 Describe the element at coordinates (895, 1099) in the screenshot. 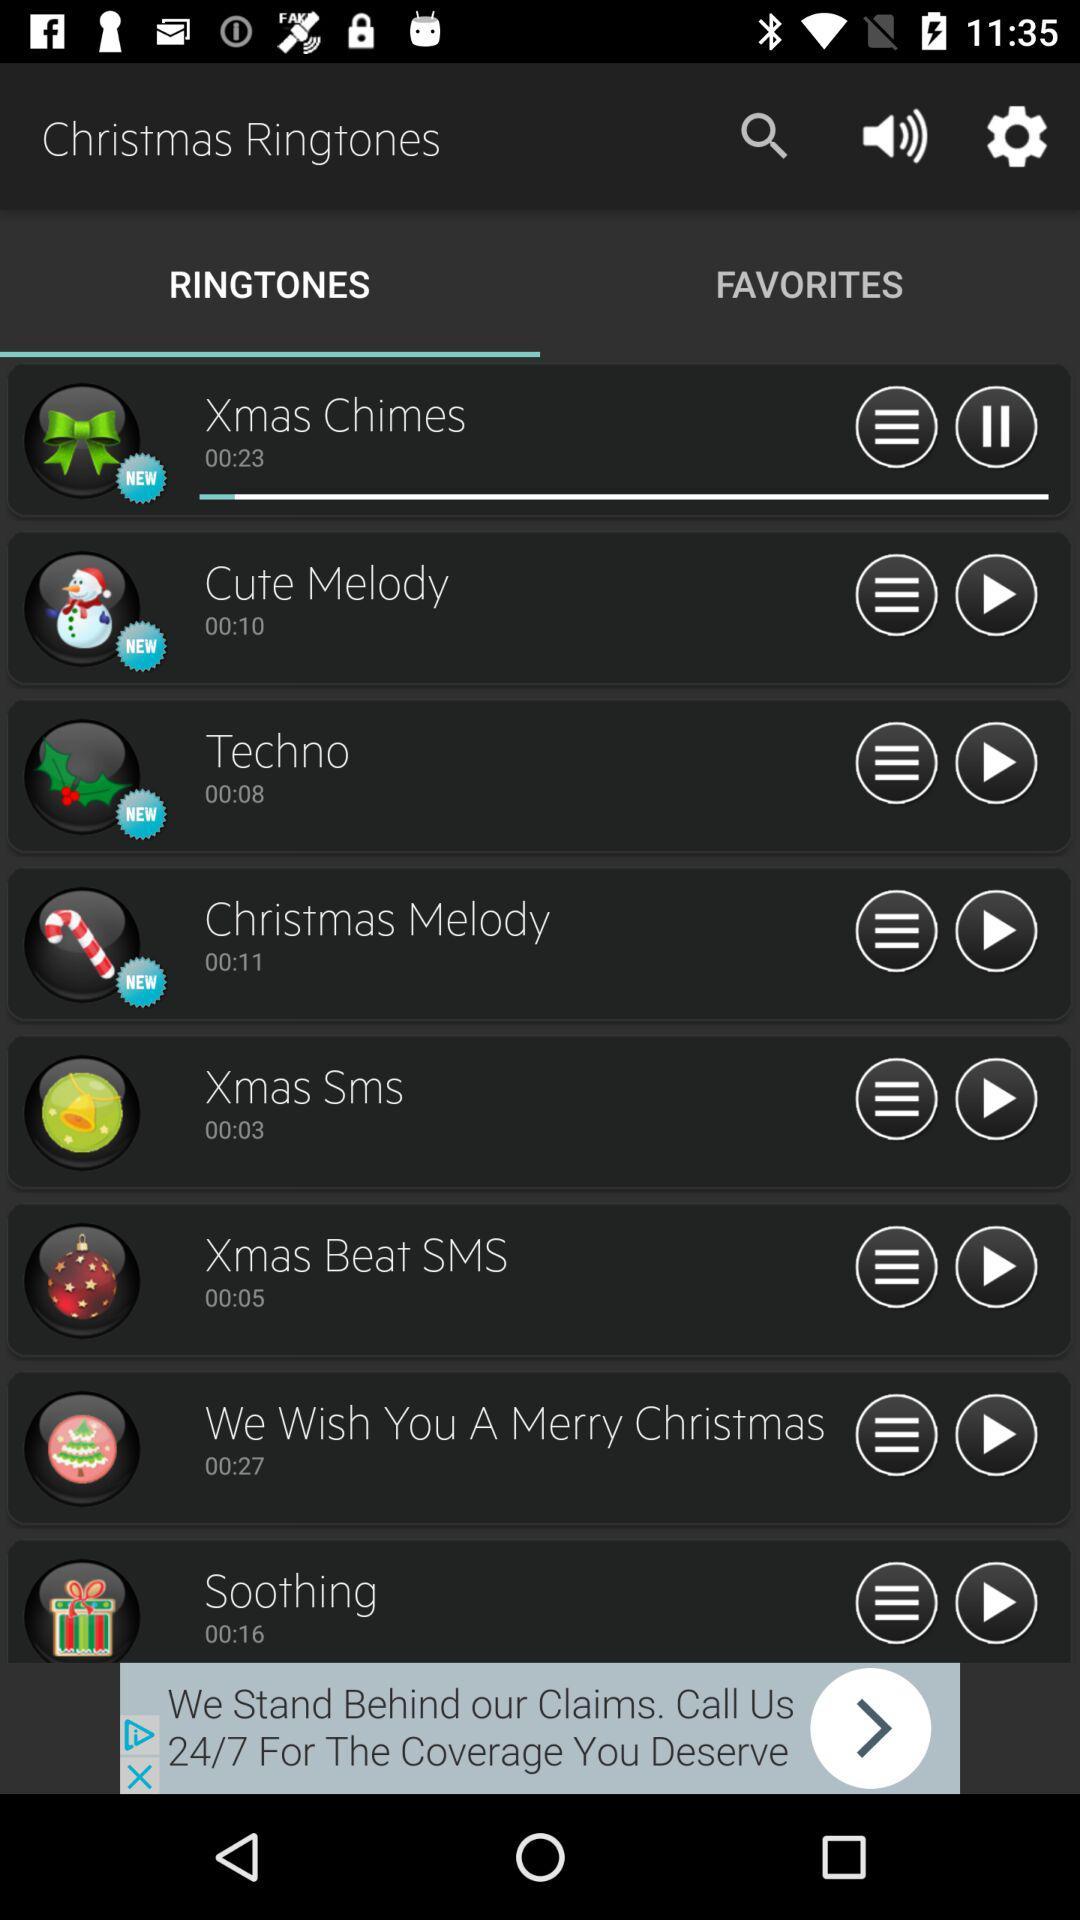

I see `open more information` at that location.